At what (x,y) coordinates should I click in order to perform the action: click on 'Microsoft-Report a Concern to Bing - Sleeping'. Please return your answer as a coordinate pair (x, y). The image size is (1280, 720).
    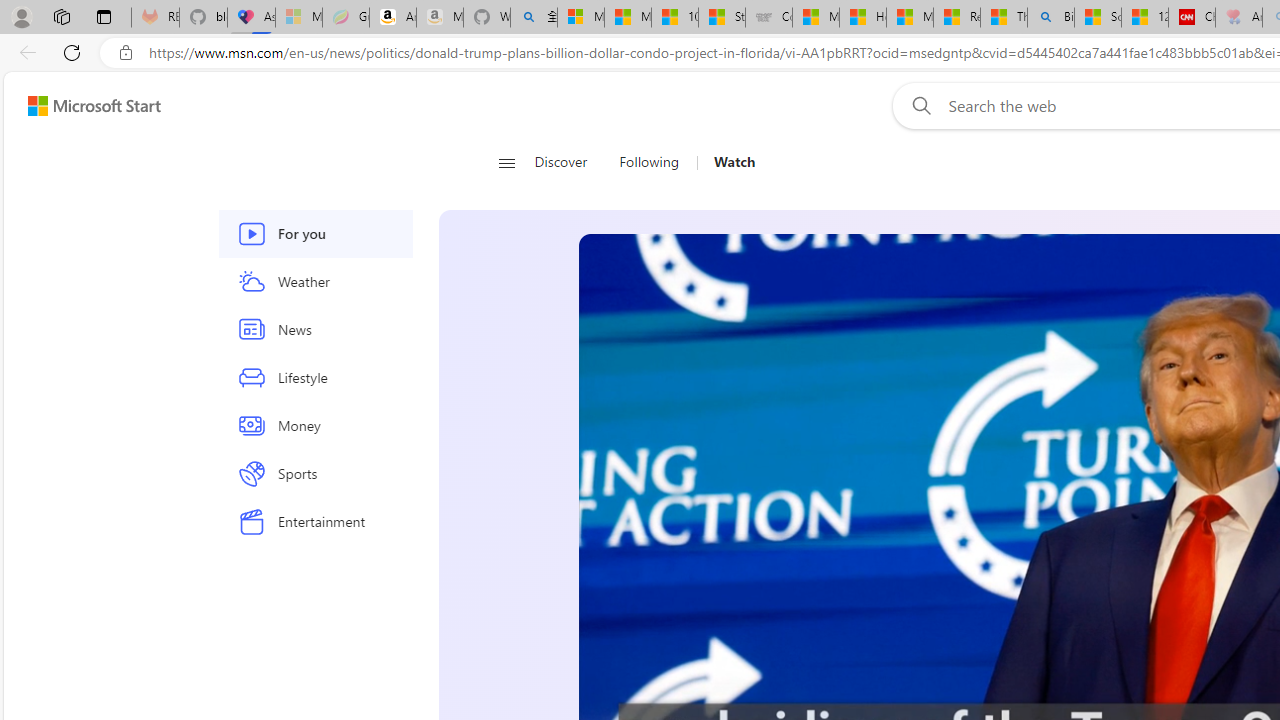
    Looking at the image, I should click on (298, 17).